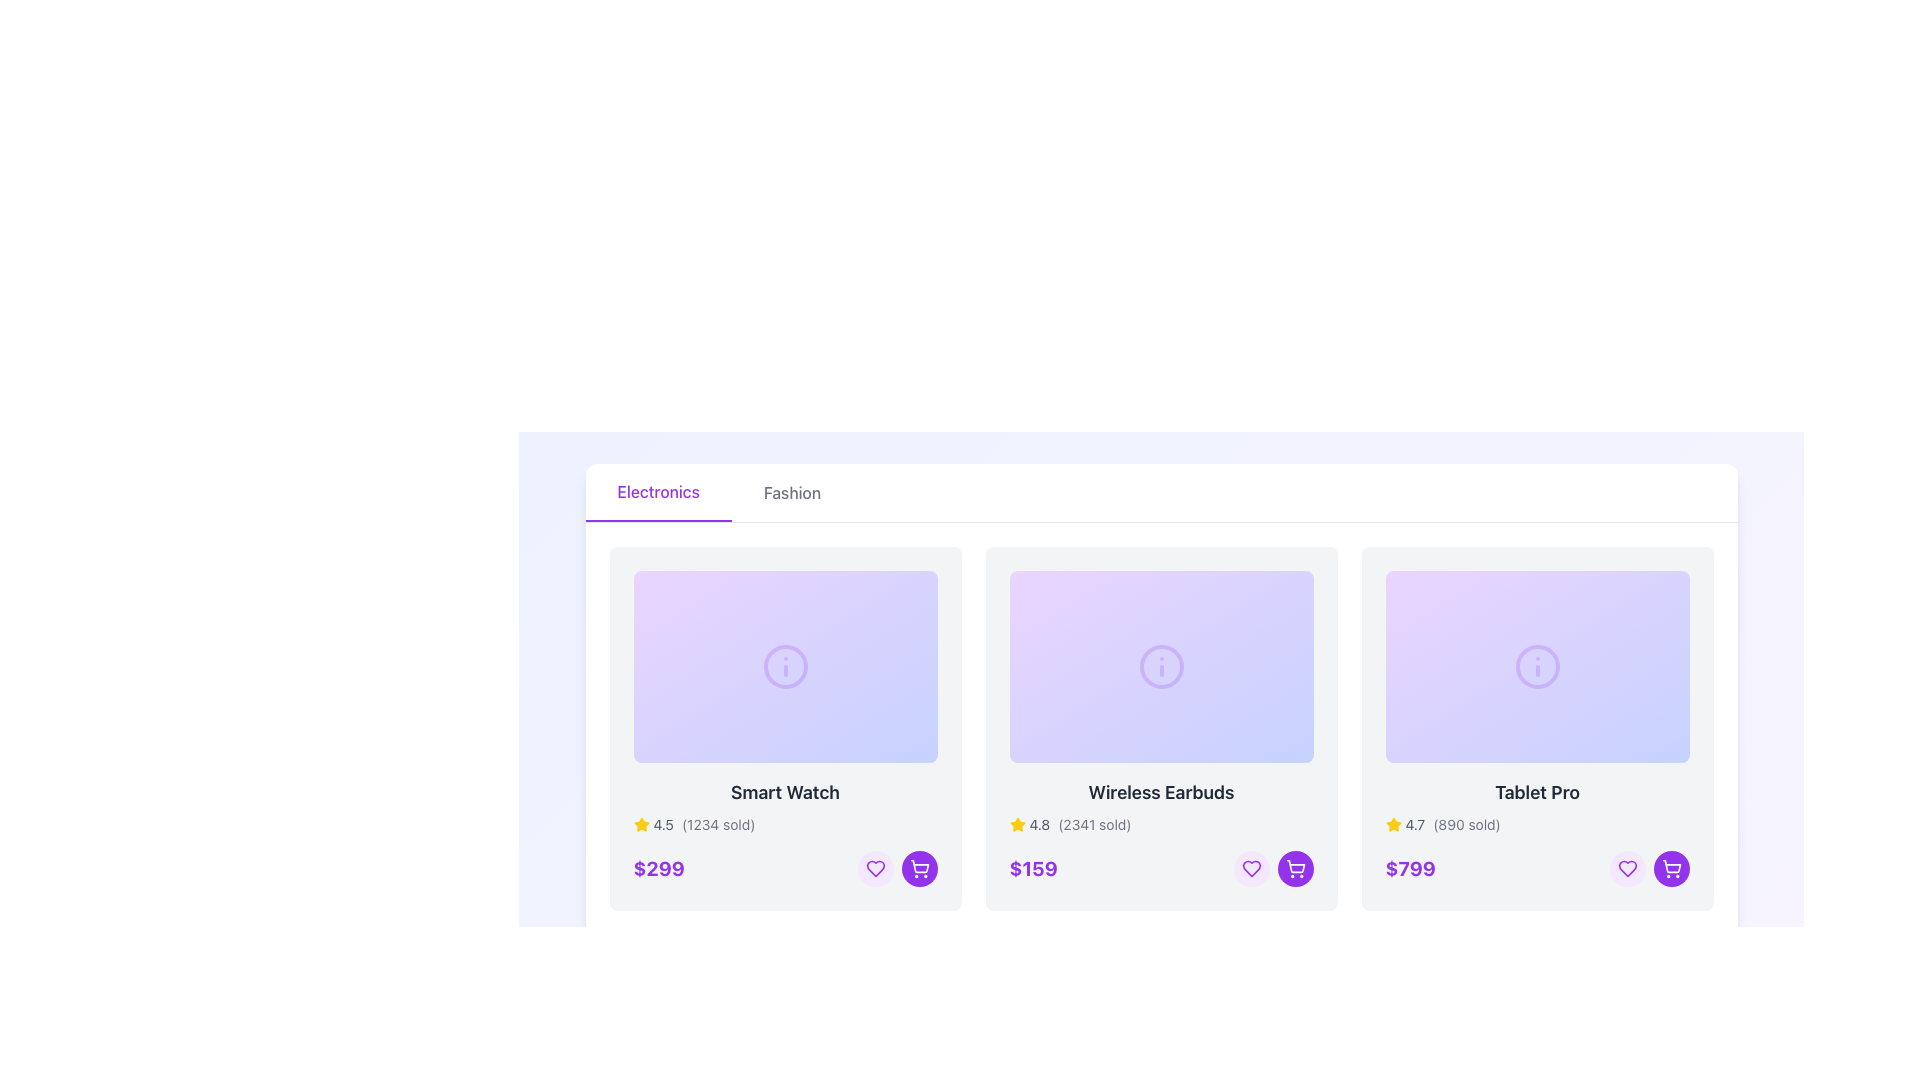 The height and width of the screenshot is (1080, 1920). Describe the element at coordinates (875, 867) in the screenshot. I see `the 'like' button located in the lower right section of the 'Smart Watch' product card to change its background color` at that location.